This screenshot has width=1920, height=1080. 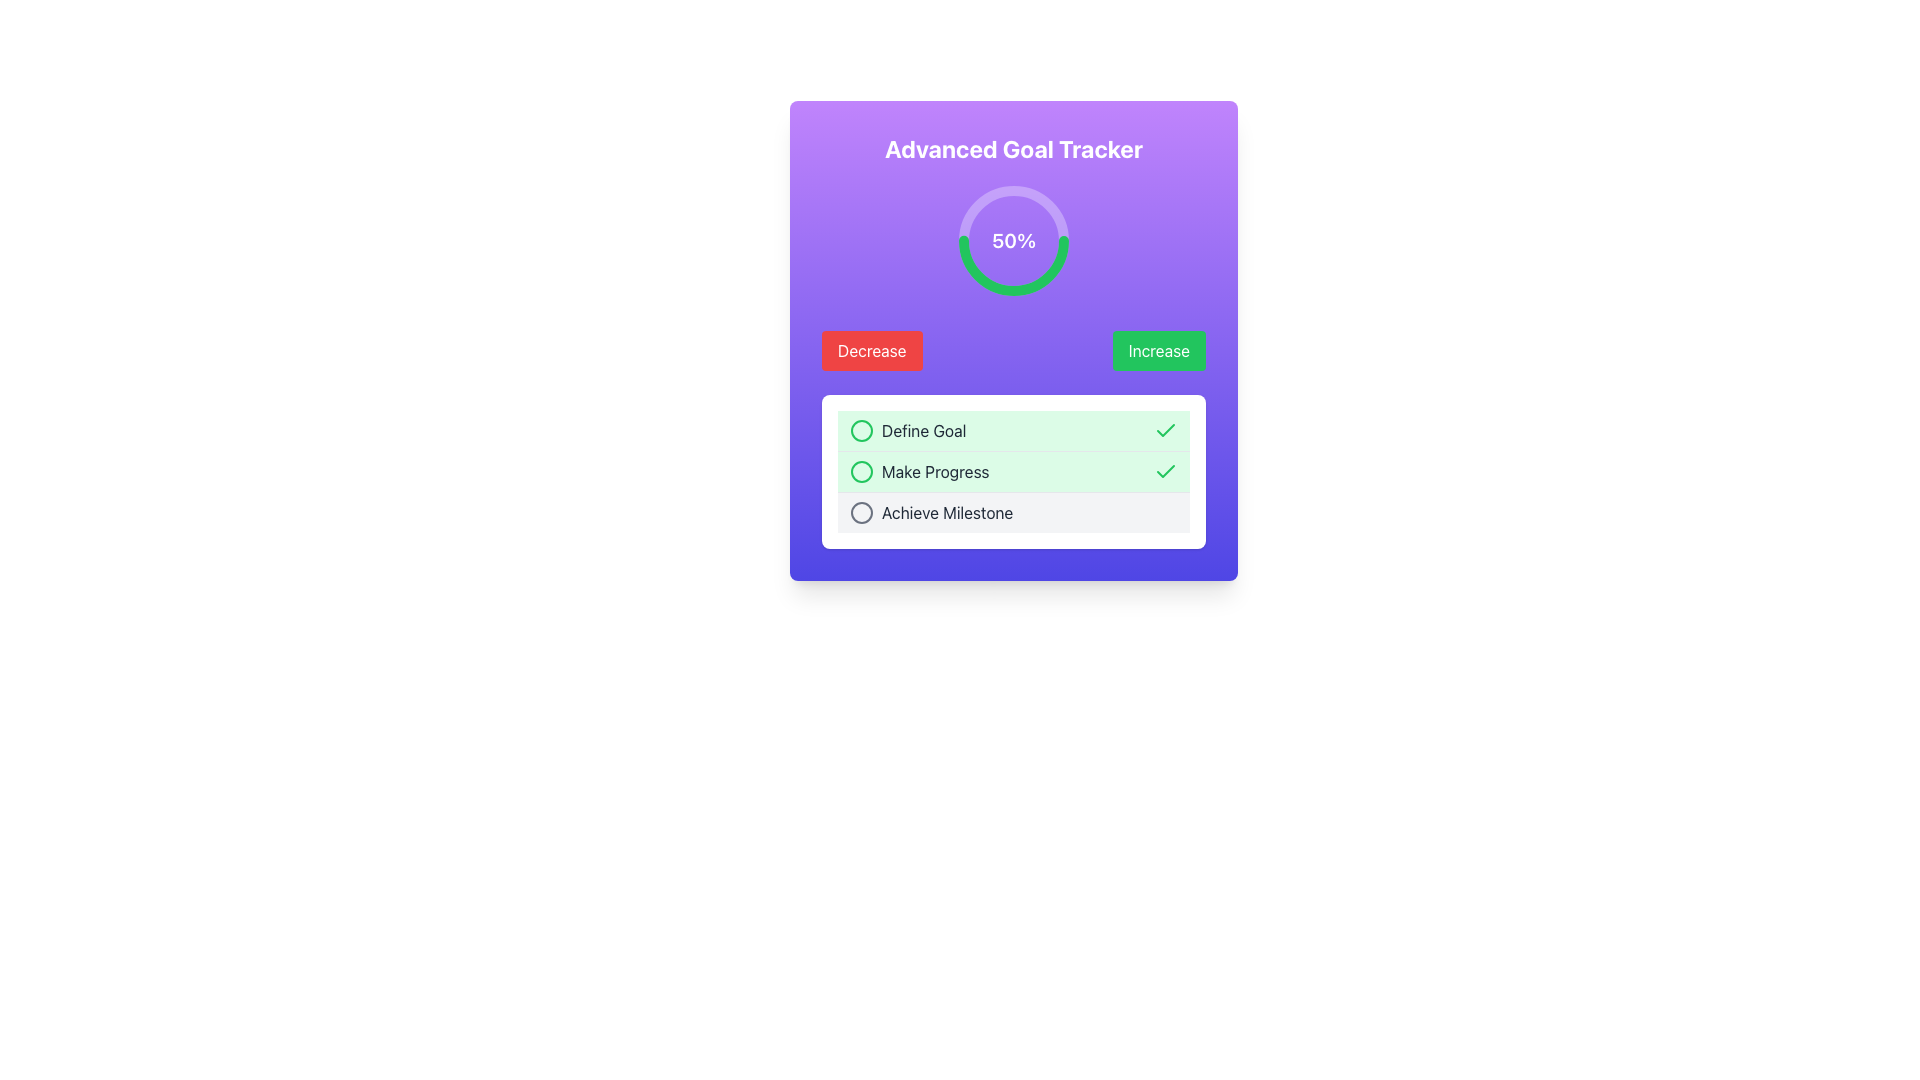 I want to click on the center of the Selectable Indicator for the 'Define Goal' option in the checklist under 'Advanced Goal Tracker', so click(x=862, y=430).